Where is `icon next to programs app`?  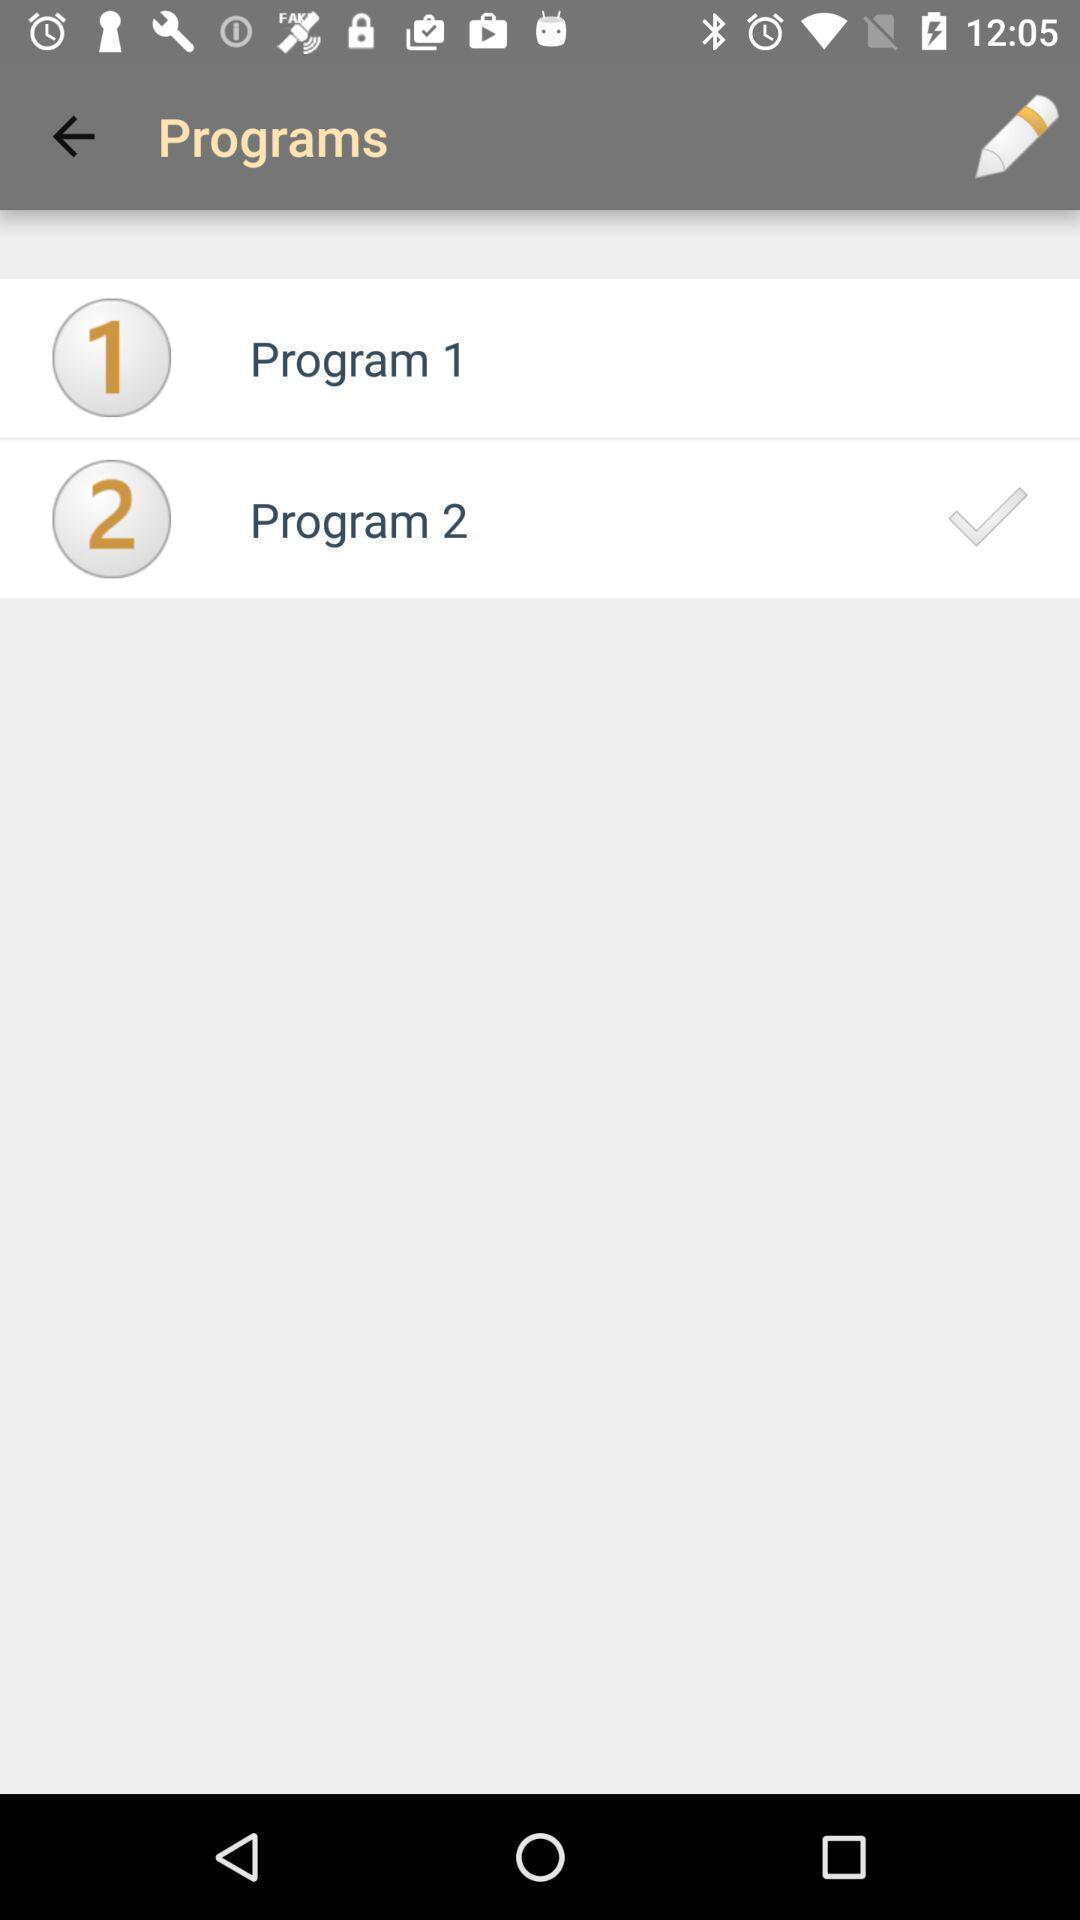 icon next to programs app is located at coordinates (72, 135).